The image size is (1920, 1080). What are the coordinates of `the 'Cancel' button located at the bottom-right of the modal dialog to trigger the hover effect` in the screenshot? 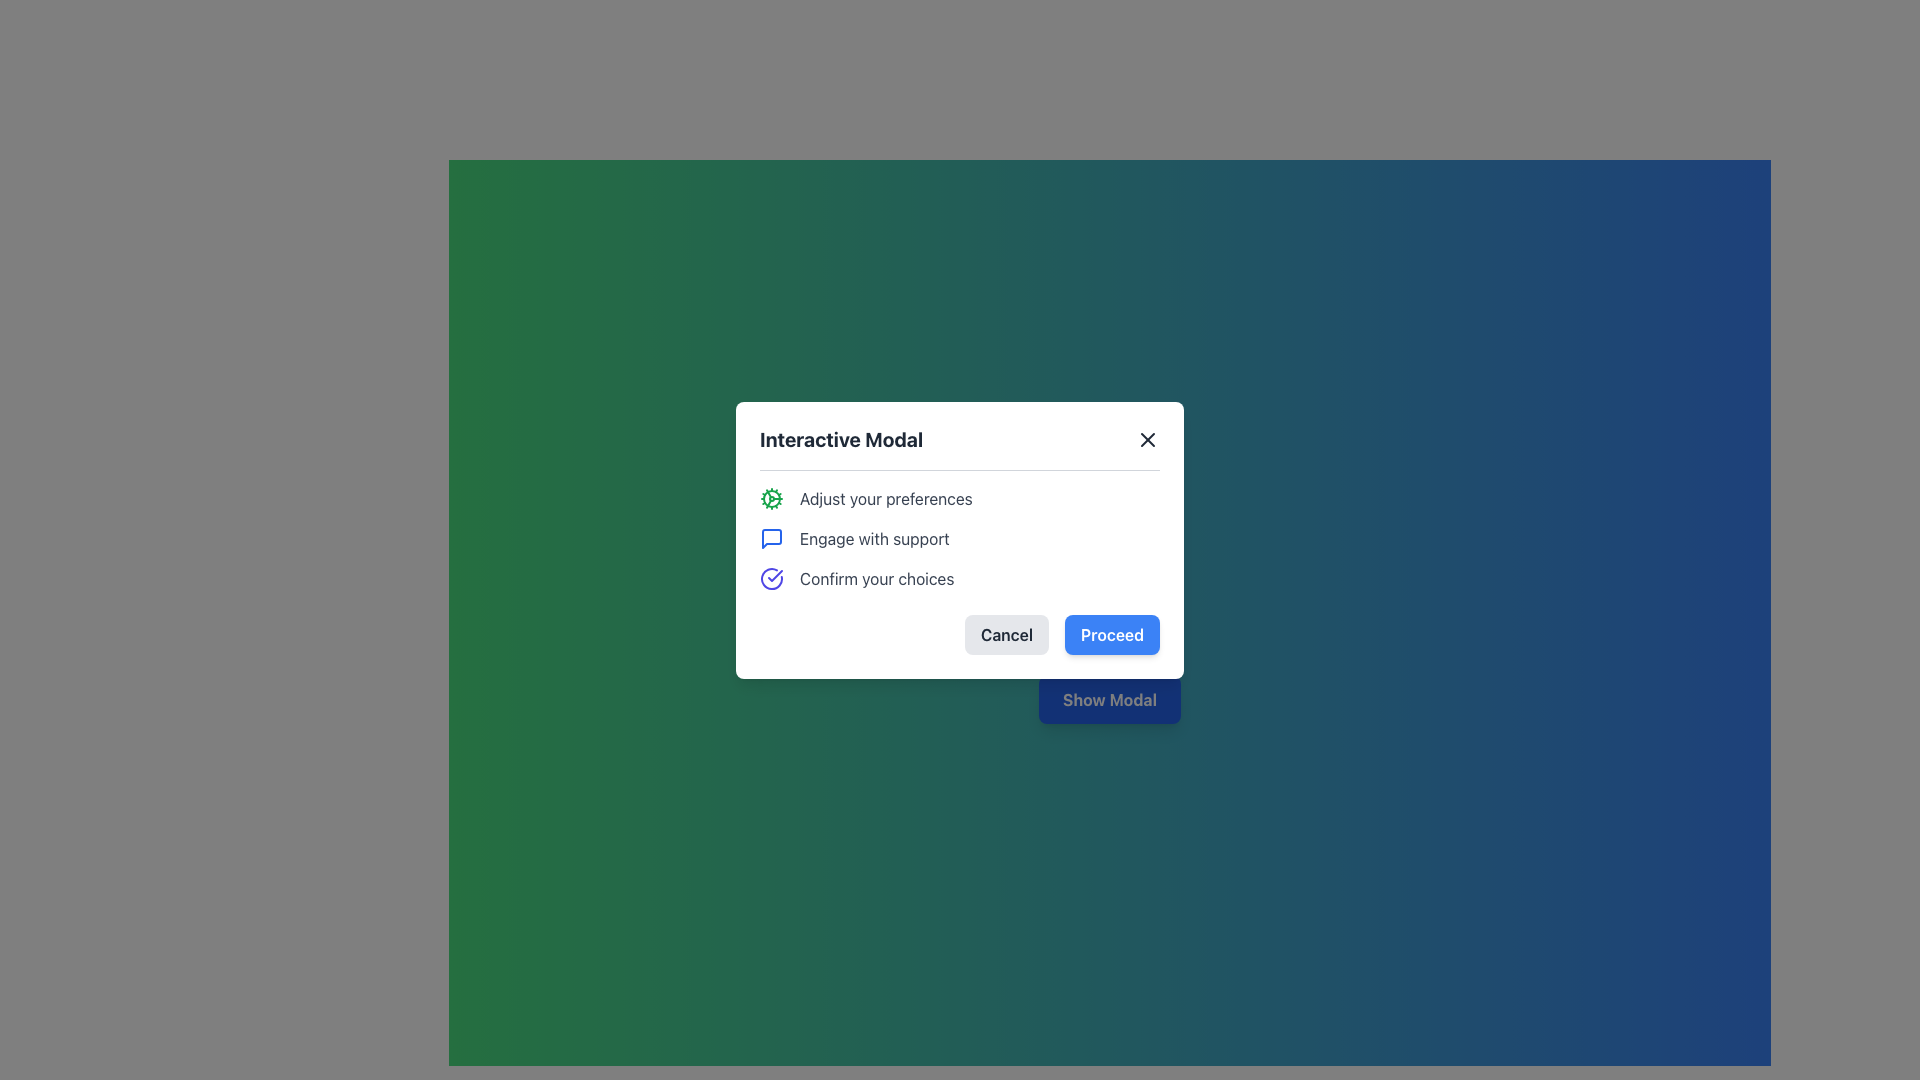 It's located at (1007, 634).